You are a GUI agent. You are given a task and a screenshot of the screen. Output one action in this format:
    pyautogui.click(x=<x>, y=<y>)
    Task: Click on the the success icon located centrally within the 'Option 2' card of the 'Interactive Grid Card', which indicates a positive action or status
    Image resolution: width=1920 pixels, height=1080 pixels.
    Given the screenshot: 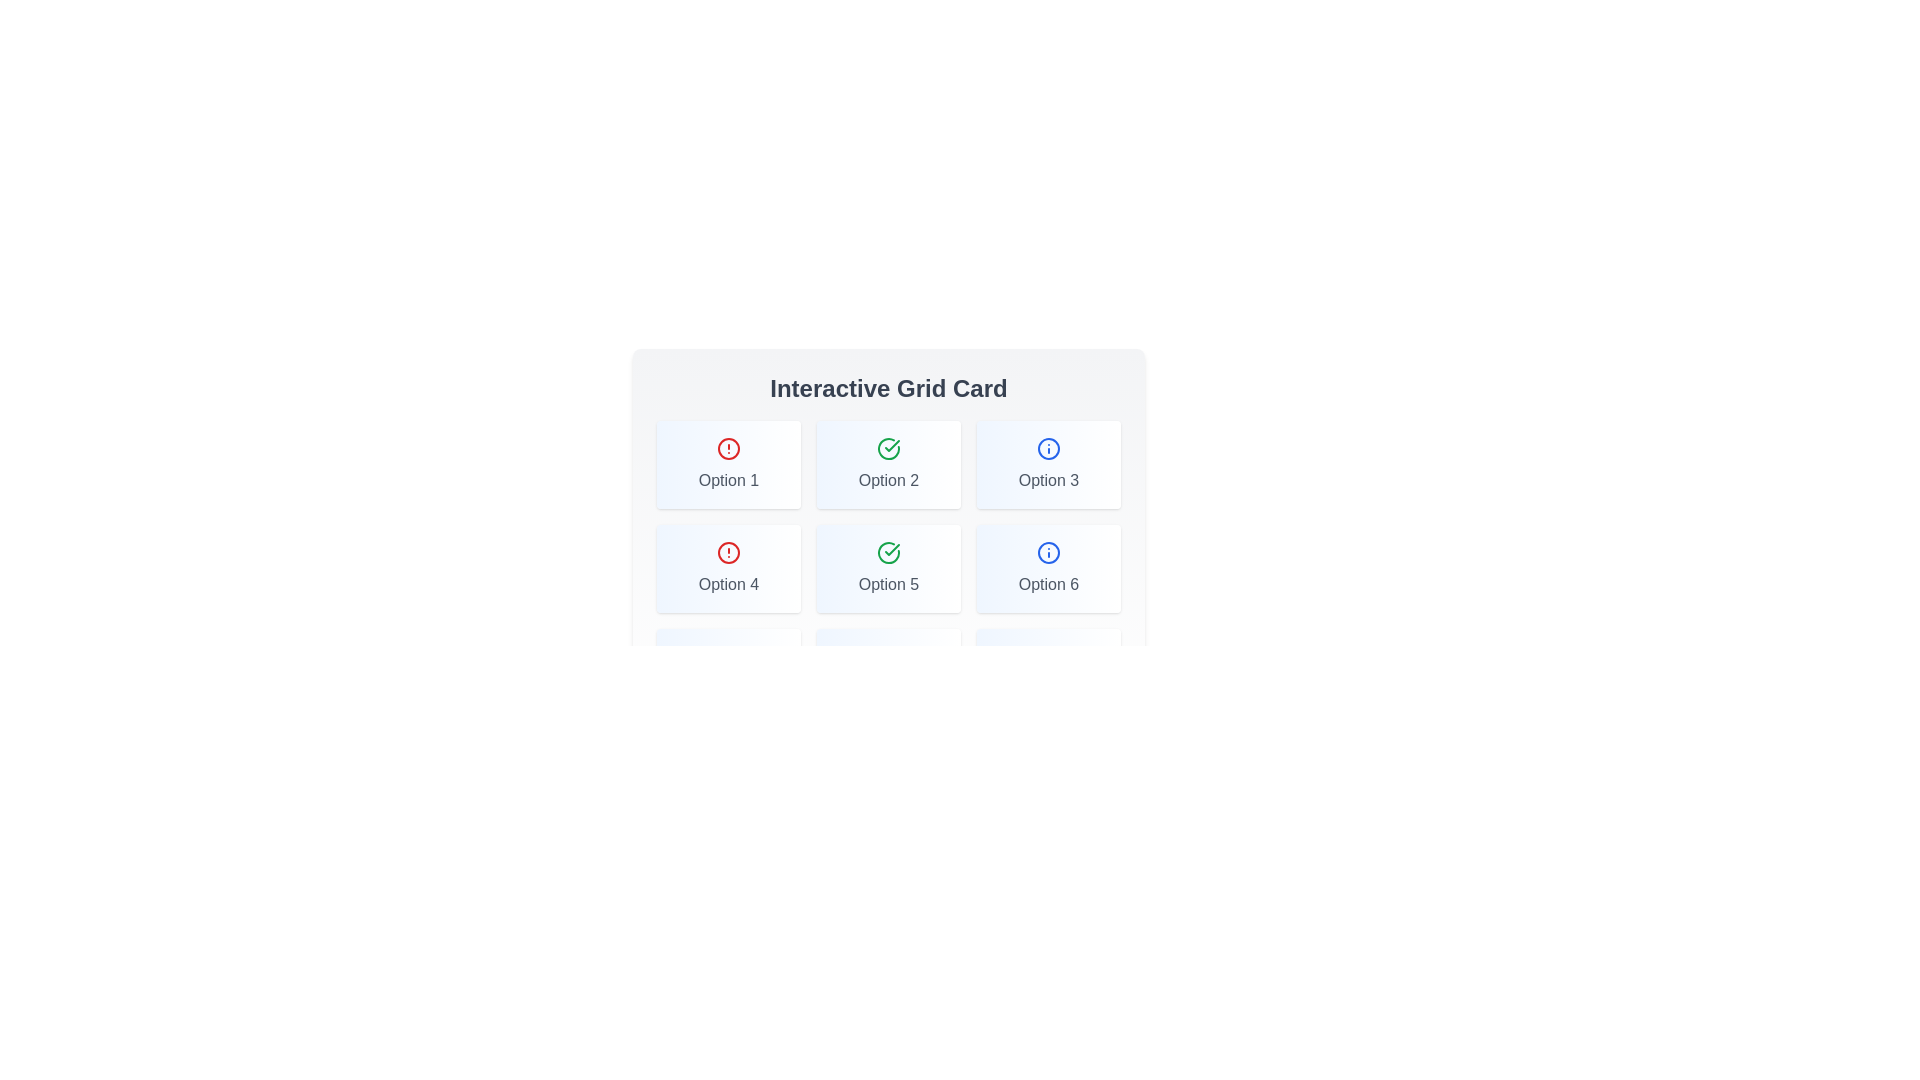 What is the action you would take?
    pyautogui.click(x=887, y=447)
    